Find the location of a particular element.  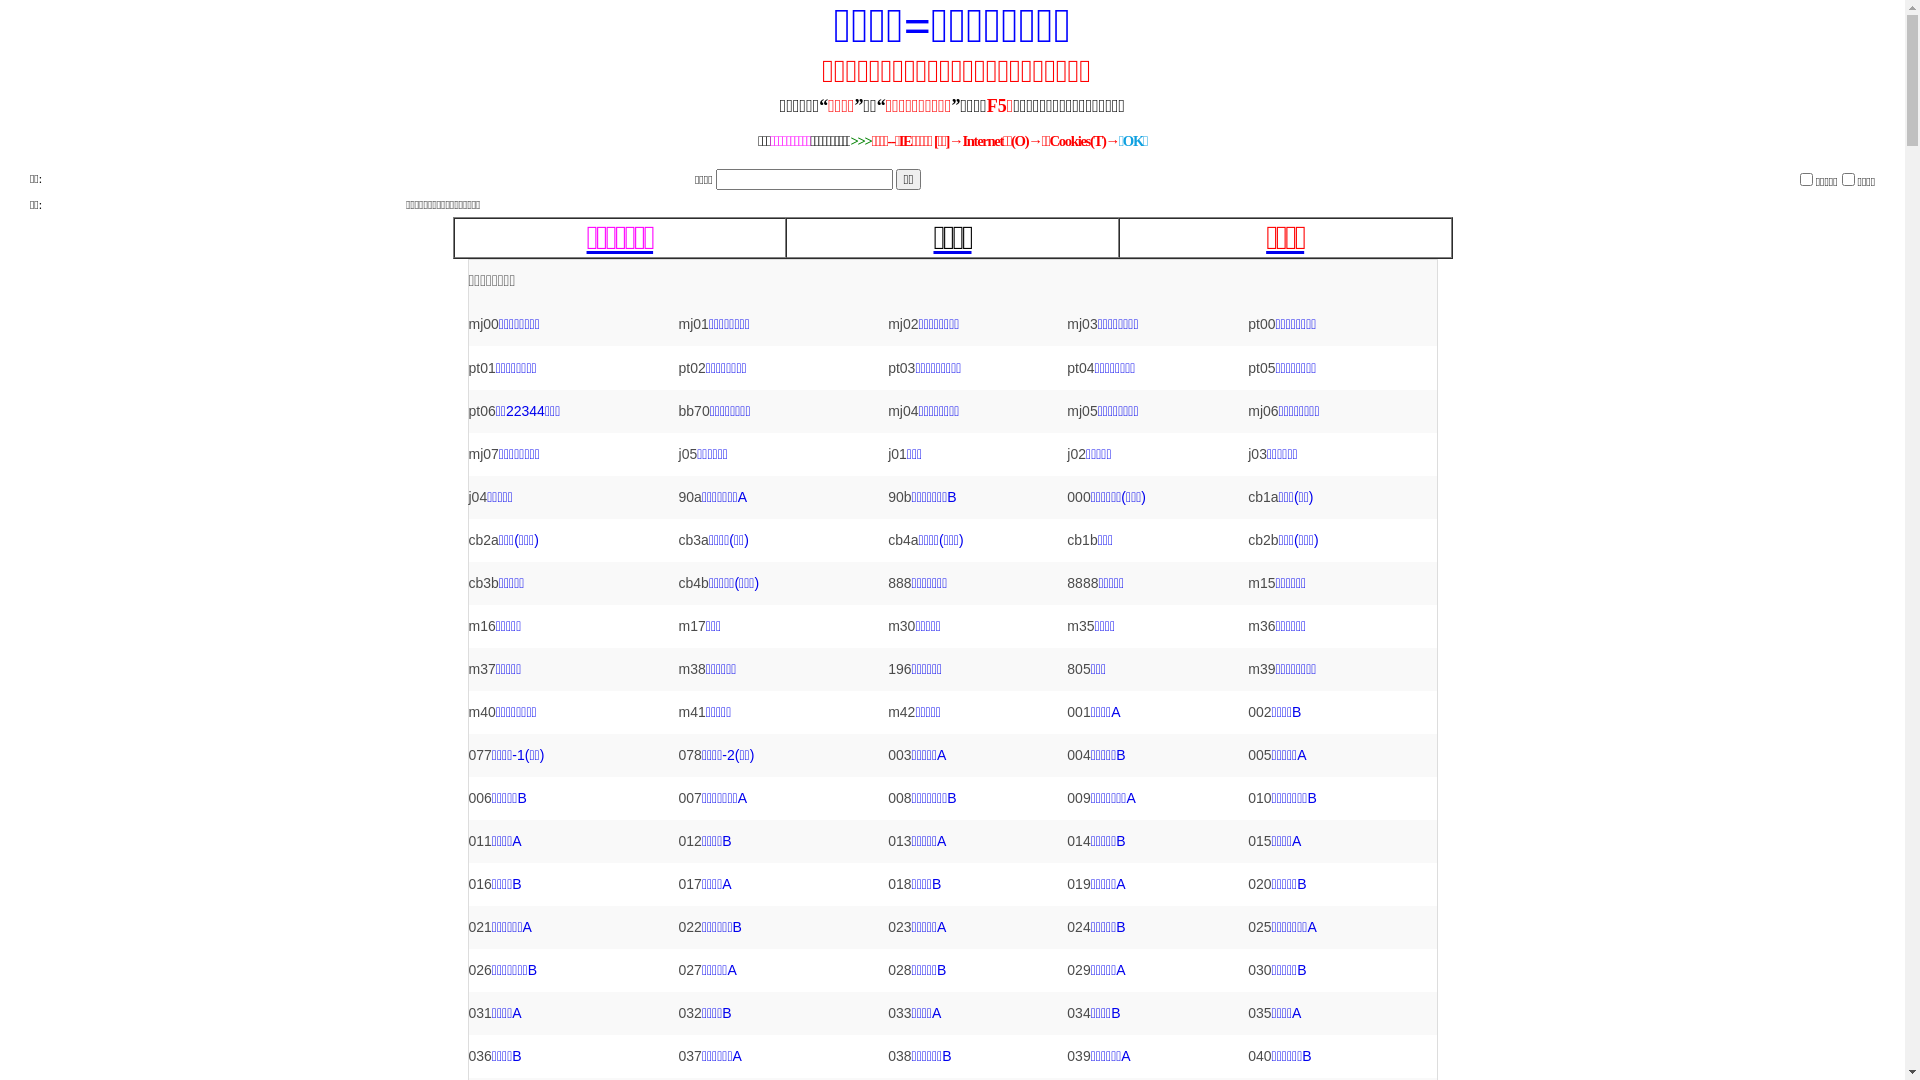

'006' is located at coordinates (466, 797).